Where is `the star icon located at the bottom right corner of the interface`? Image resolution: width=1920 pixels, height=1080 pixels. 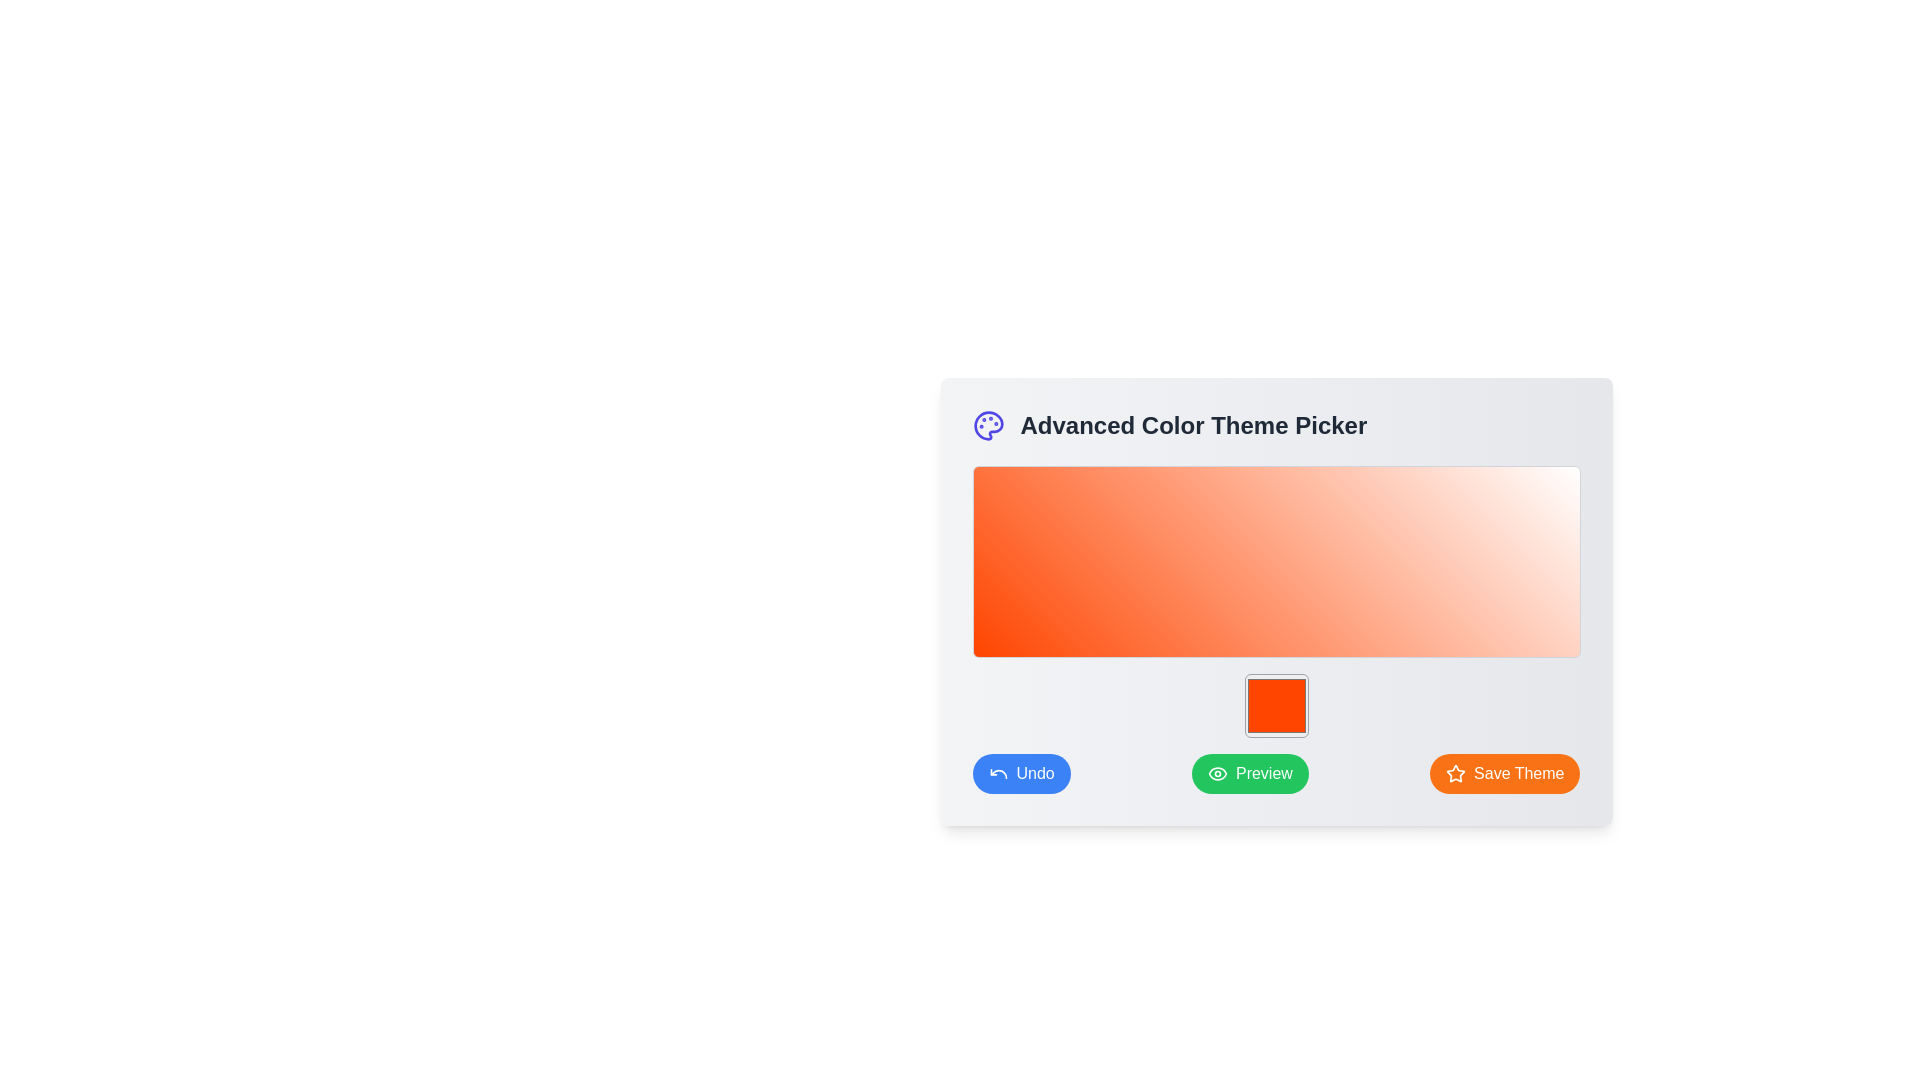 the star icon located at the bottom right corner of the interface is located at coordinates (1456, 772).